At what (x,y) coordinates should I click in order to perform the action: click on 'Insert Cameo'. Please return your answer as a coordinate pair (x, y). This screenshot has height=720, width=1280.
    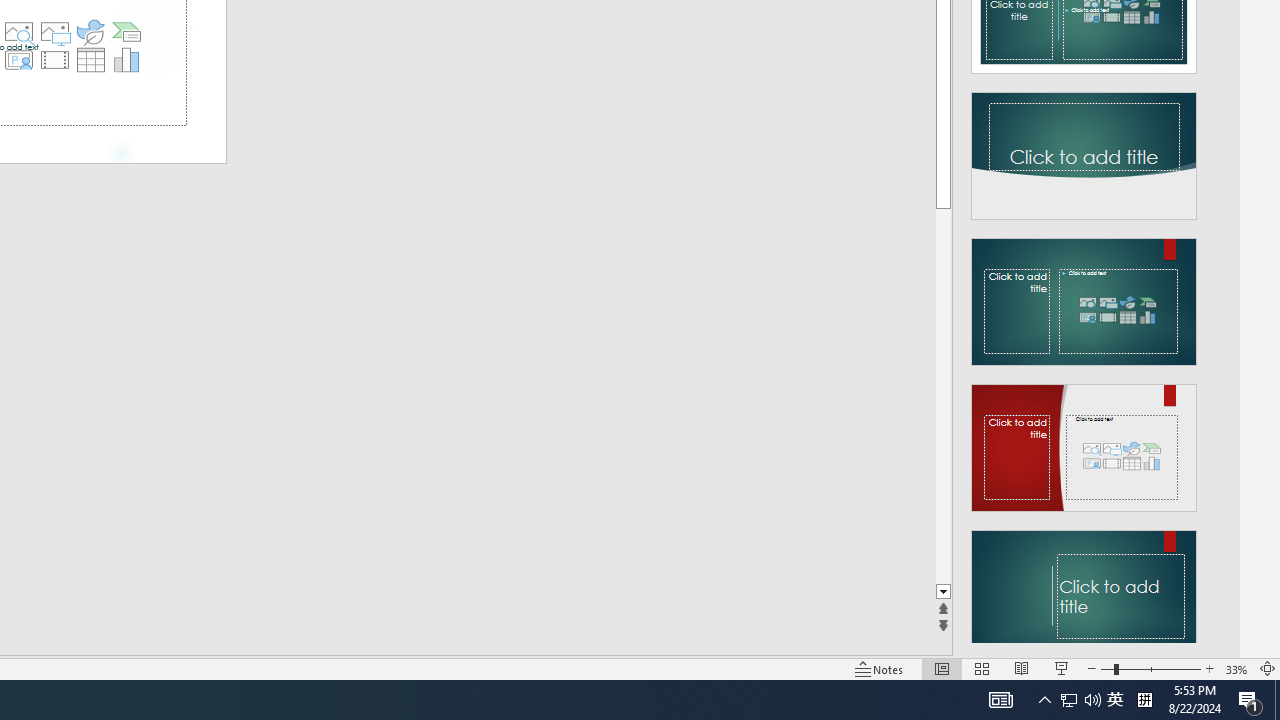
    Looking at the image, I should click on (18, 59).